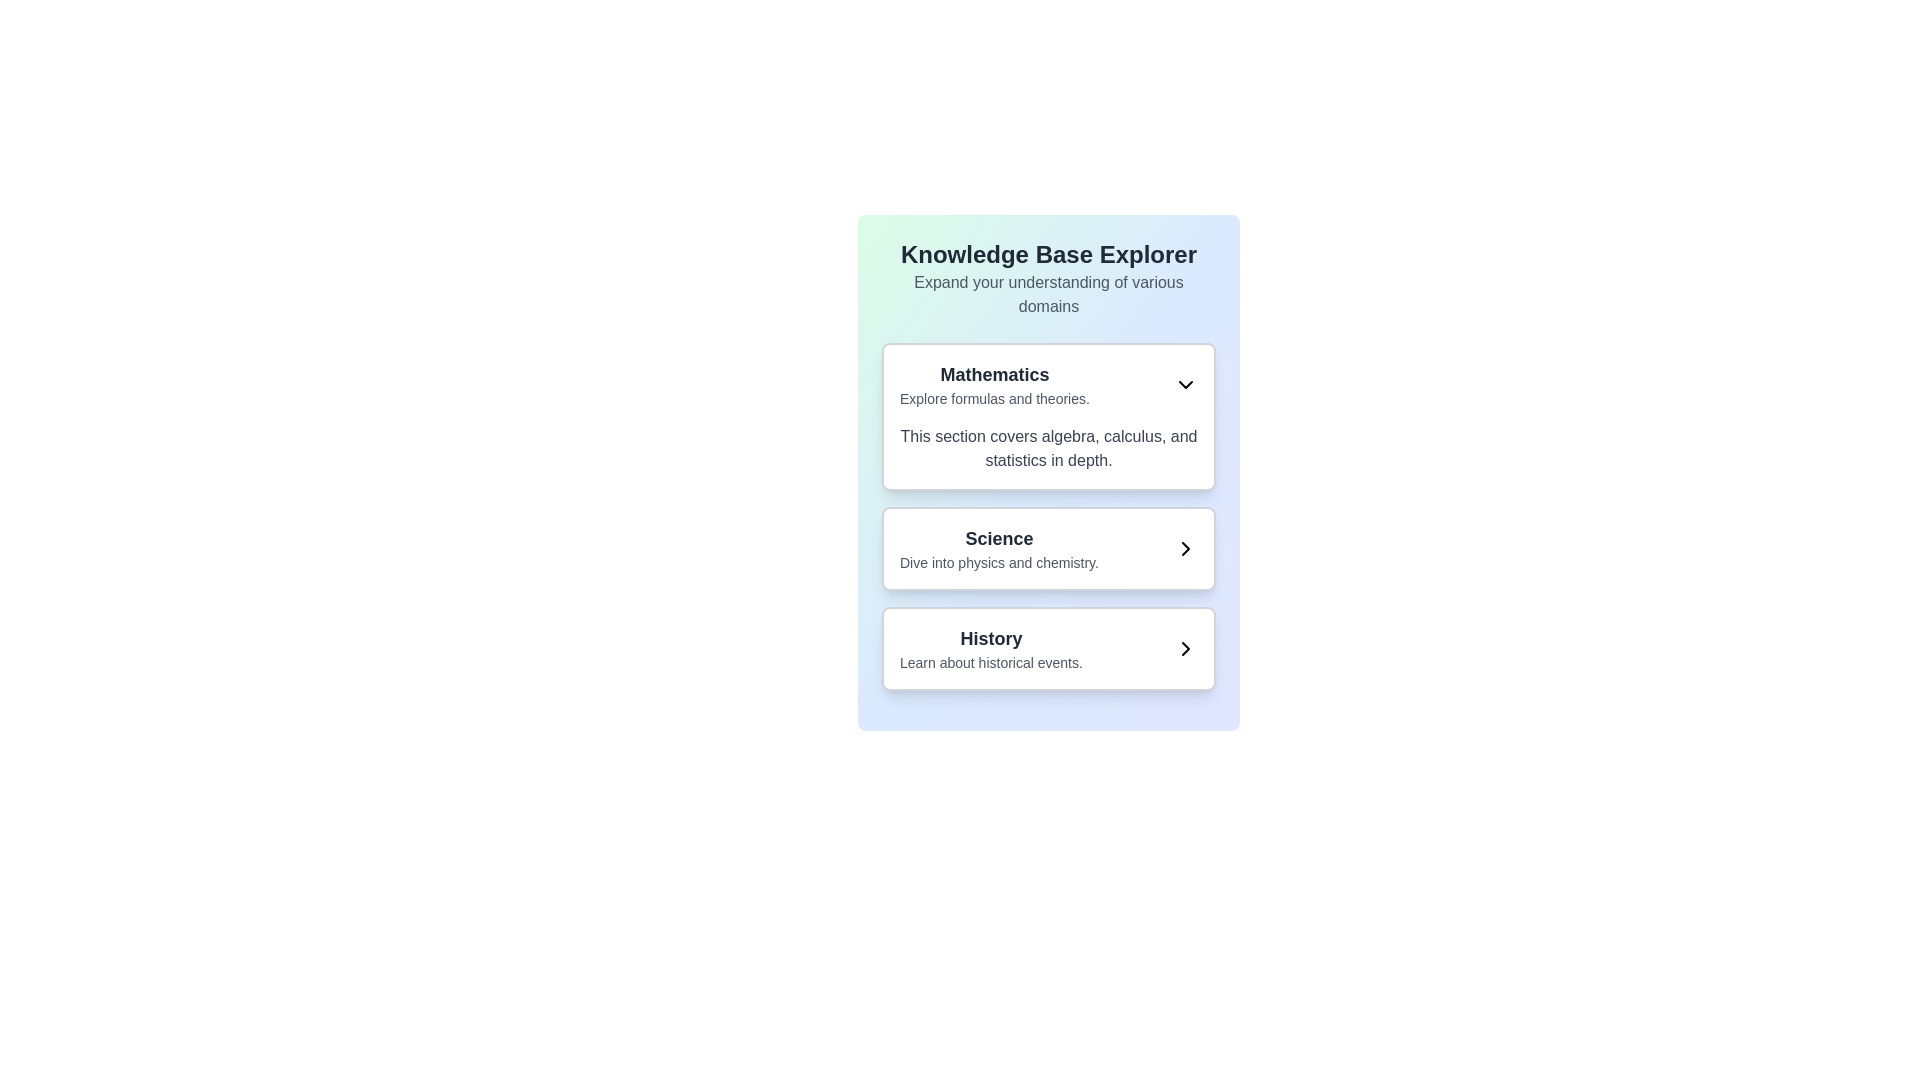  I want to click on the static text element that provides a descriptive subtitle for 'Knowledge Base Explorer', positioned below it and above the sections labeled 'Mathematics', 'Science', and 'History', so click(1048, 294).